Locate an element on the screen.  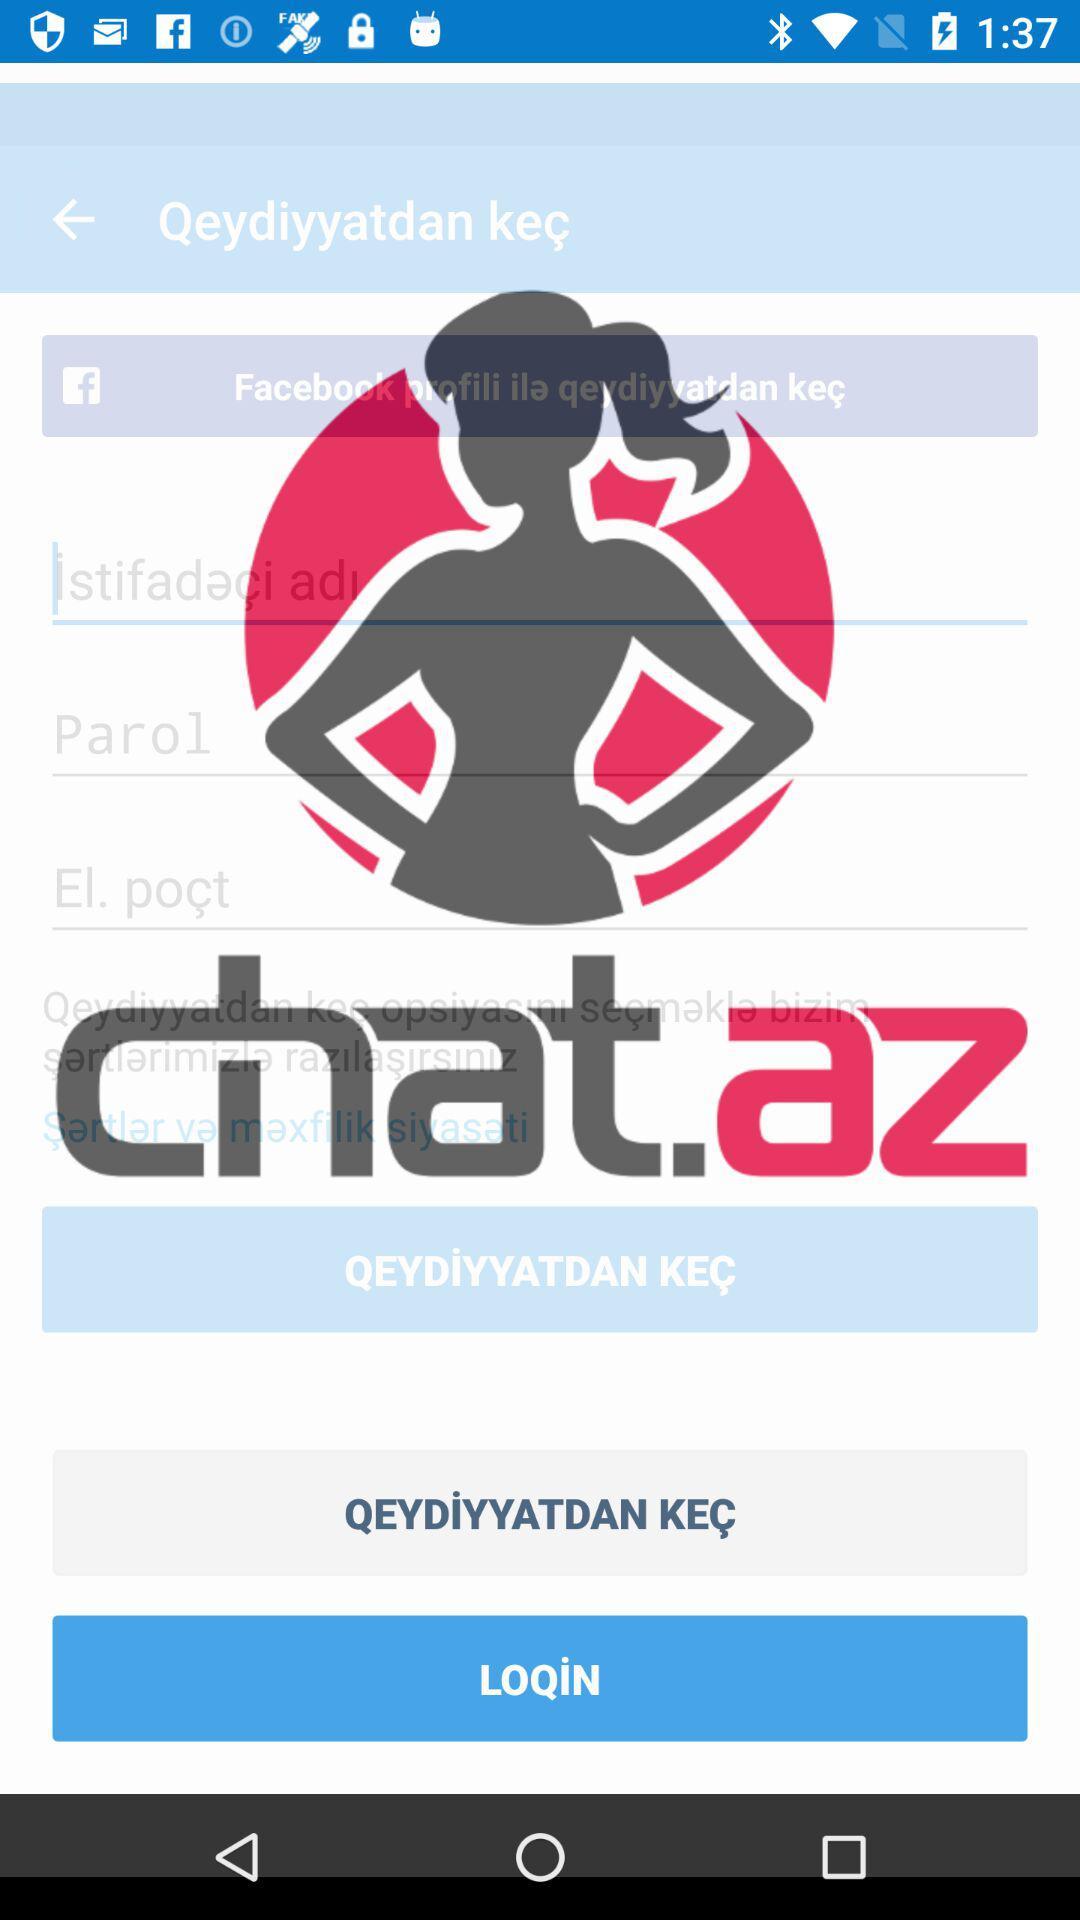
the loqin item is located at coordinates (540, 1678).